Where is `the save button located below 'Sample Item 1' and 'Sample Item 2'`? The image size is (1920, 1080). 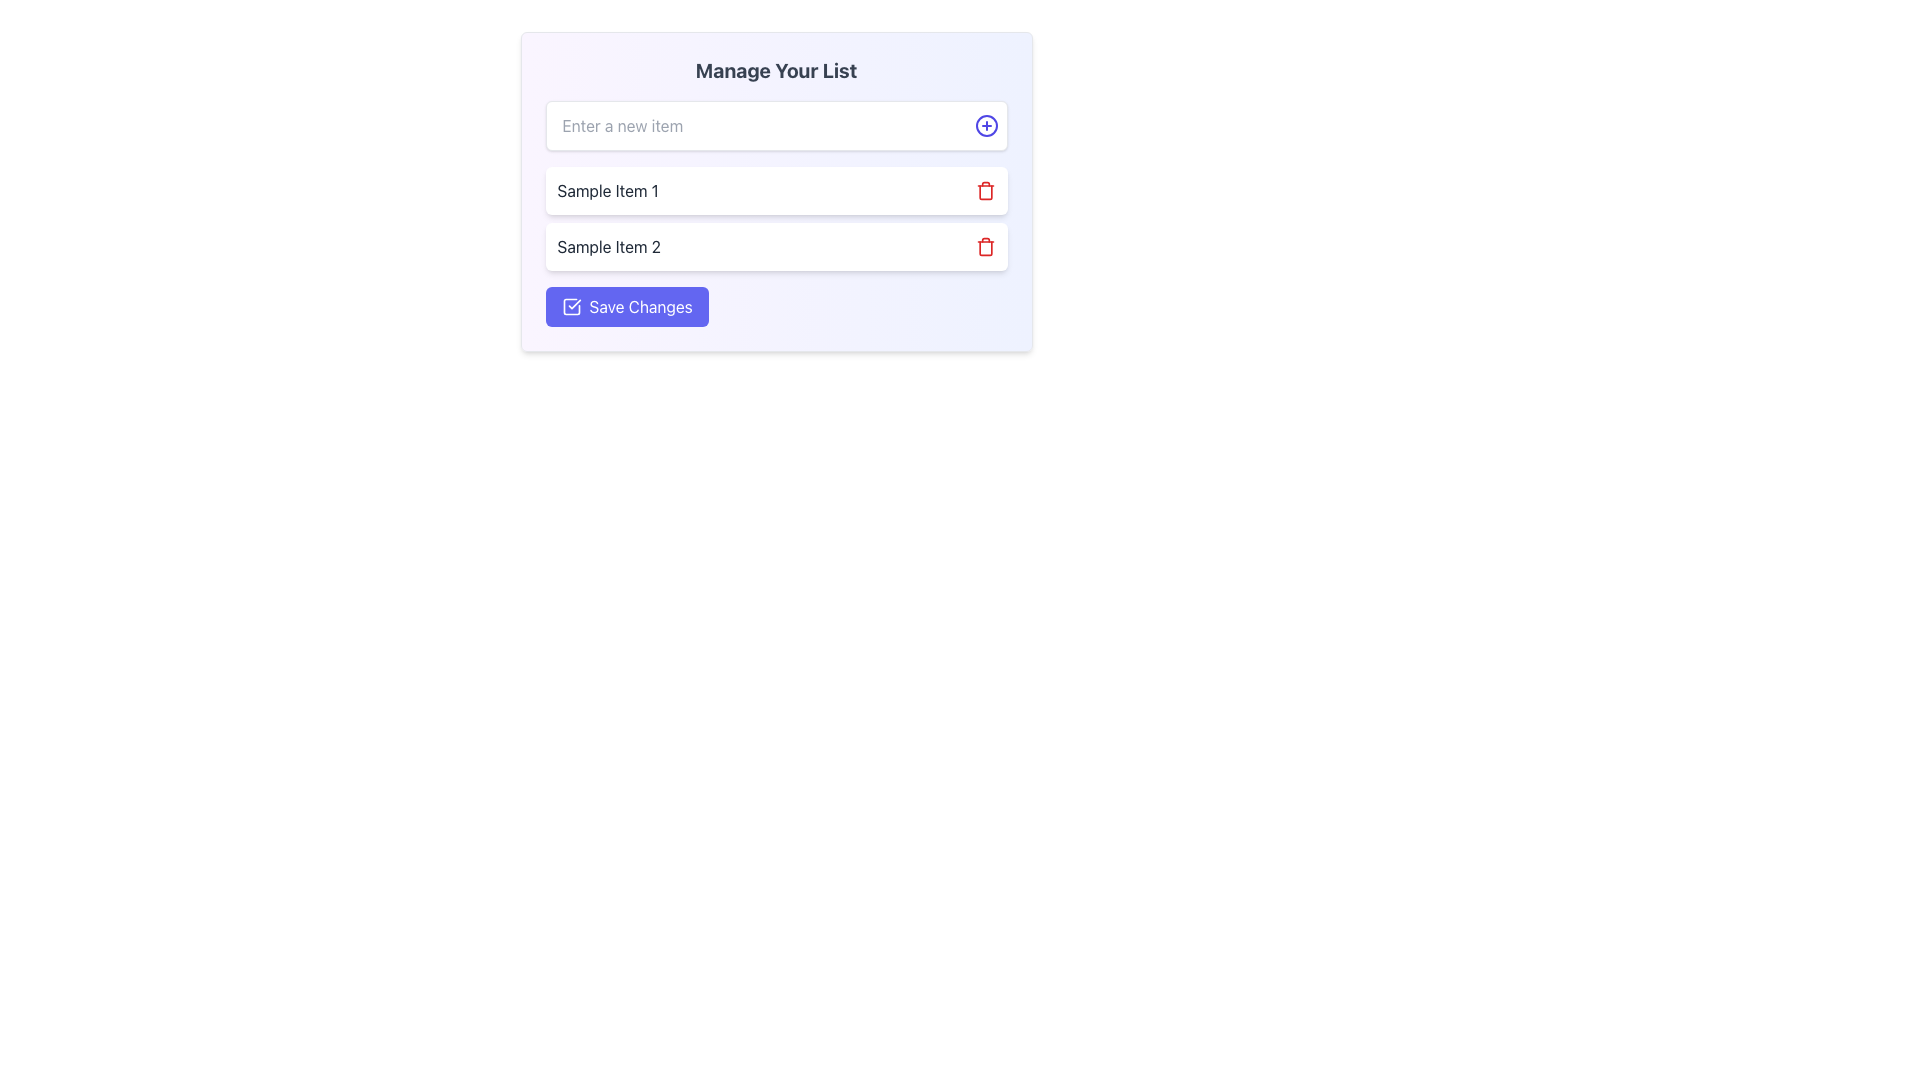 the save button located below 'Sample Item 1' and 'Sample Item 2' is located at coordinates (626, 307).